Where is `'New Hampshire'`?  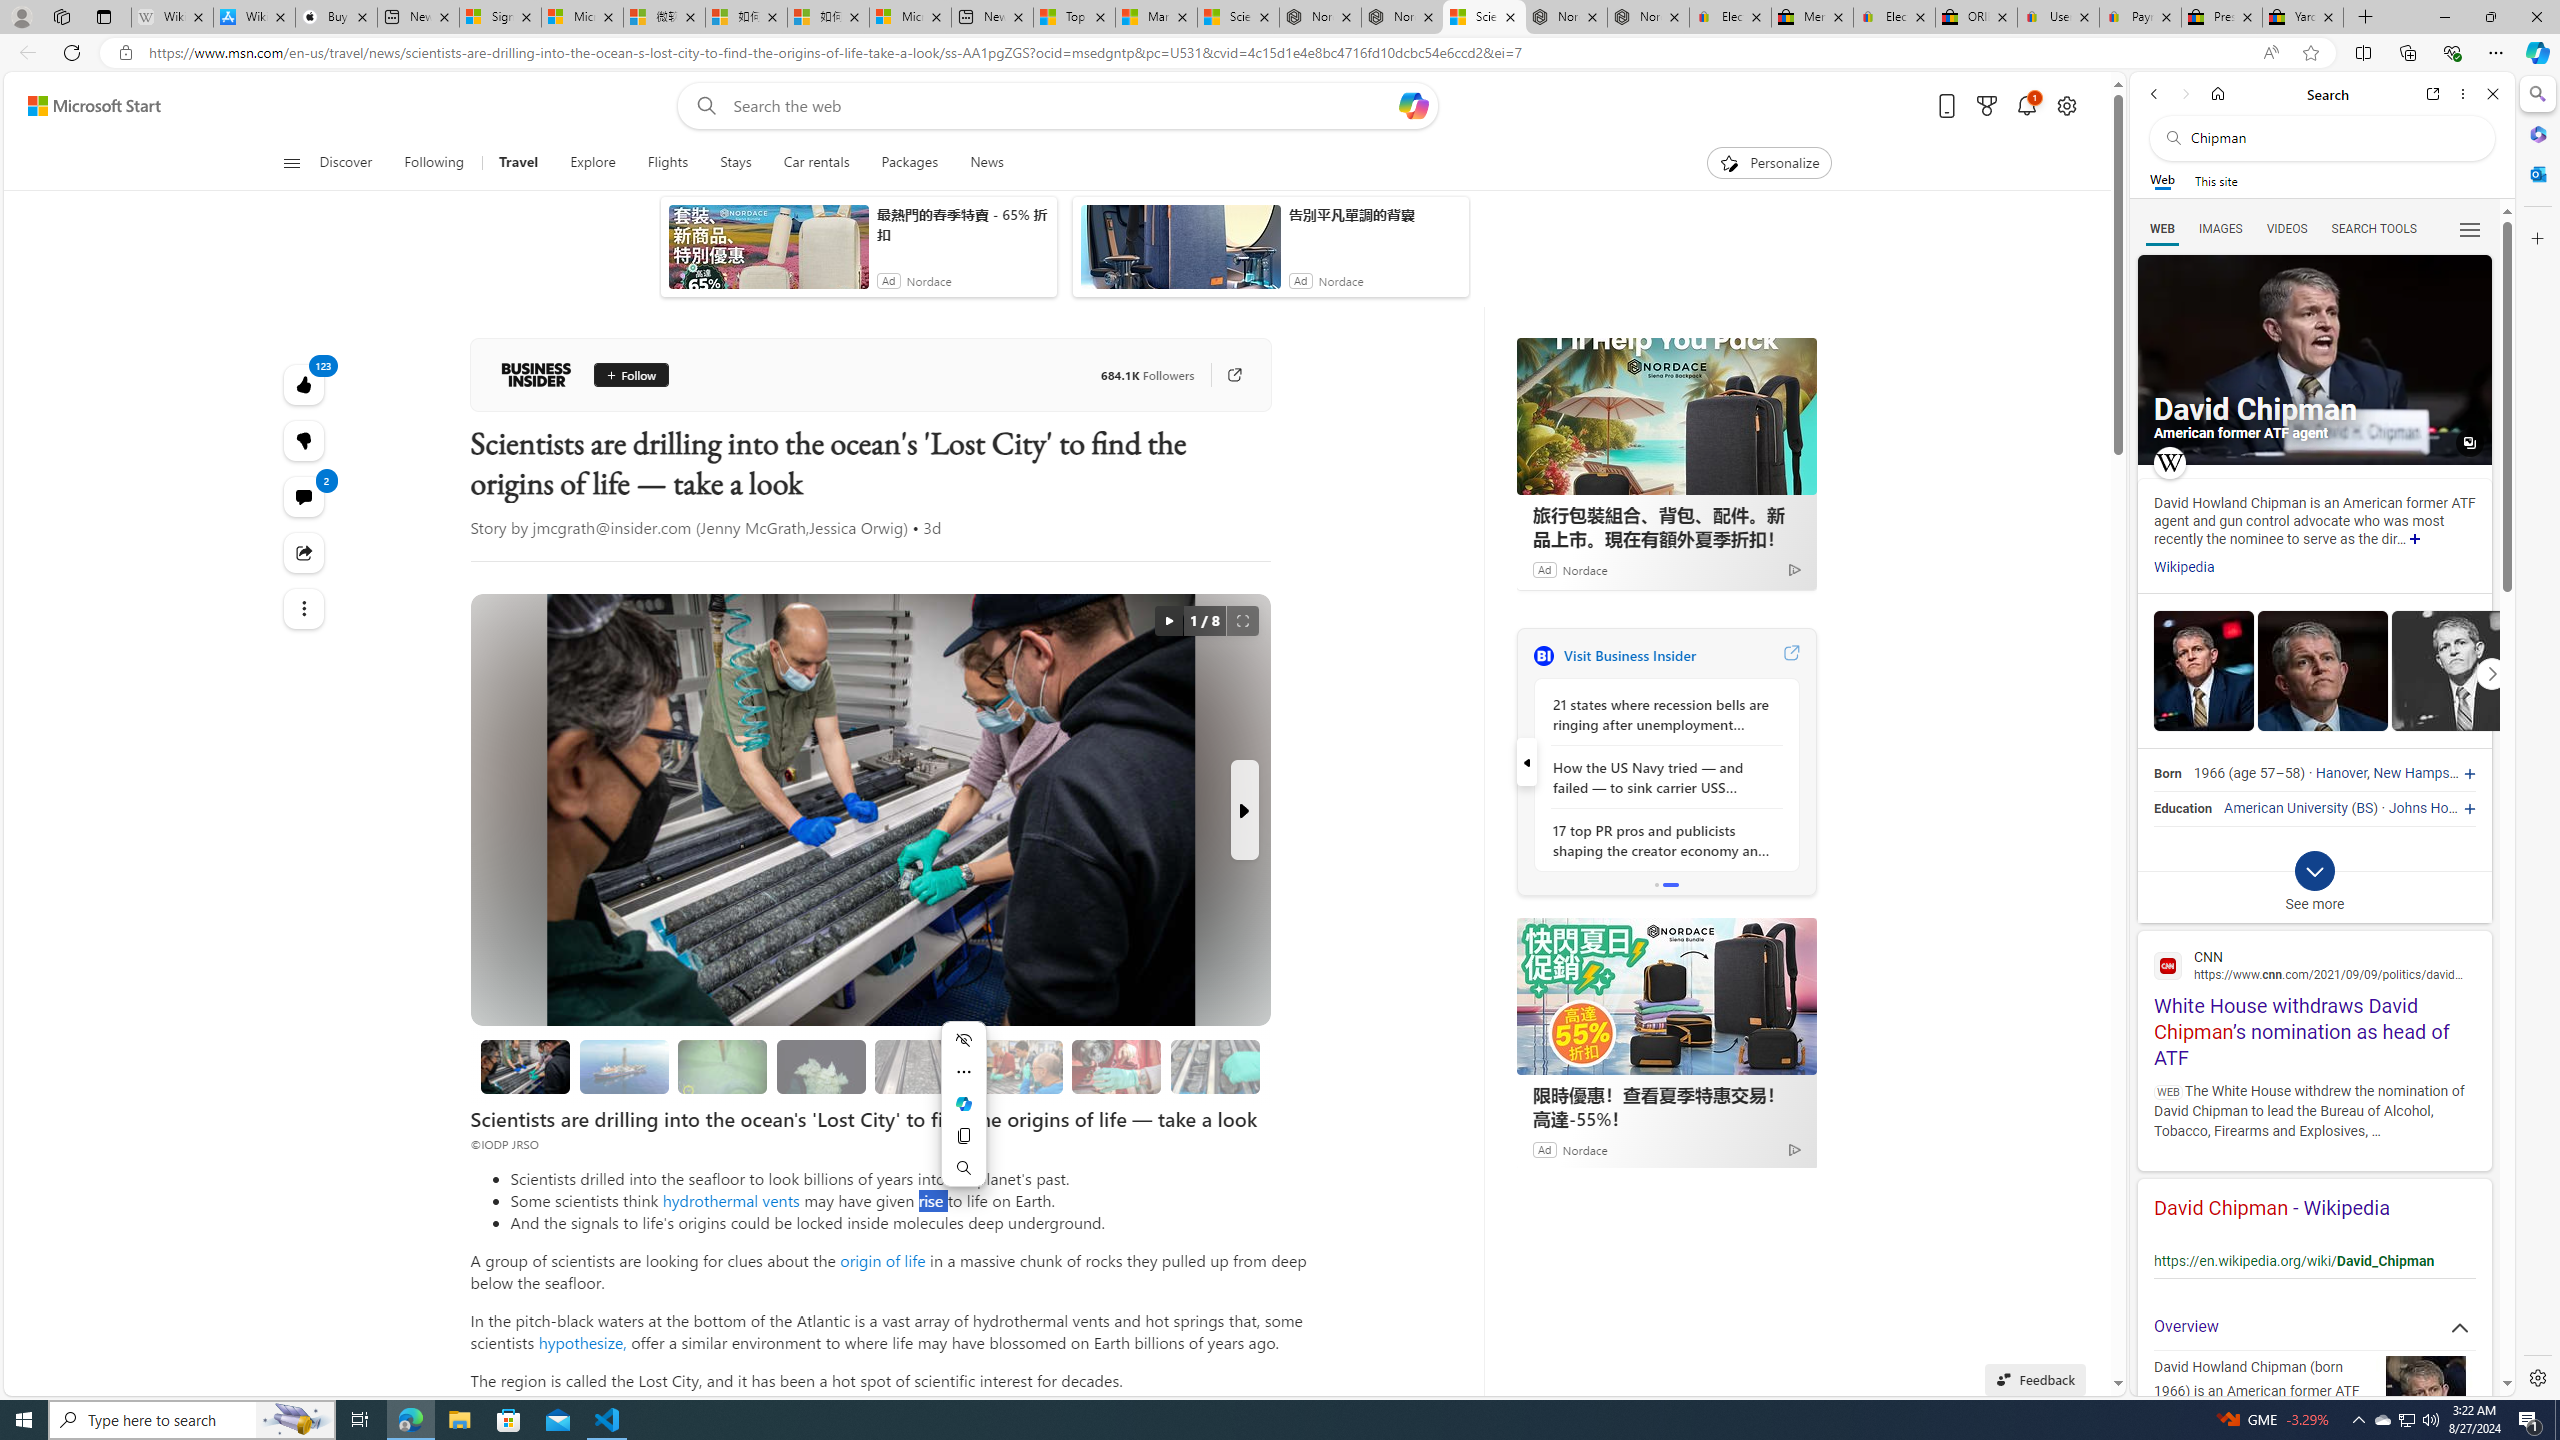 'New Hampshire' is located at coordinates (2422, 773).